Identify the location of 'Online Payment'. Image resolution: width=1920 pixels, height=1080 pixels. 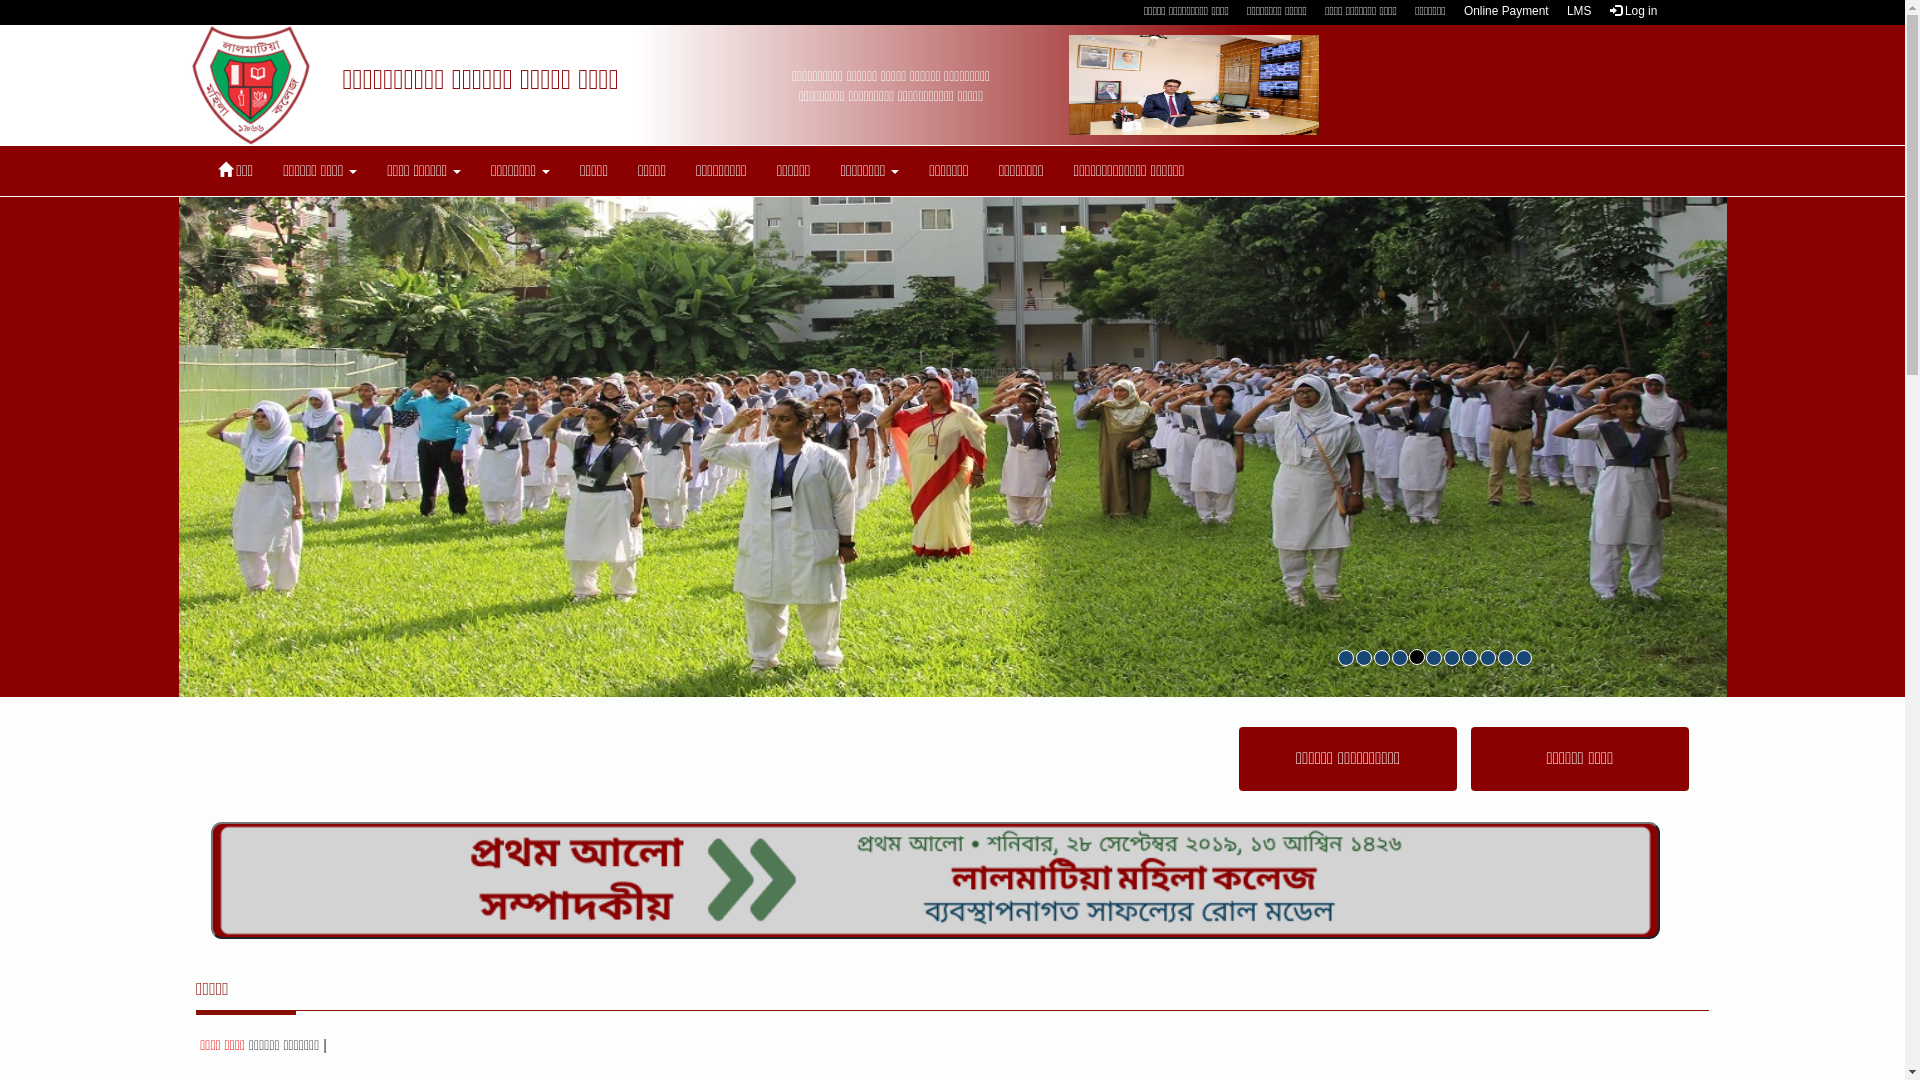
(1506, 11).